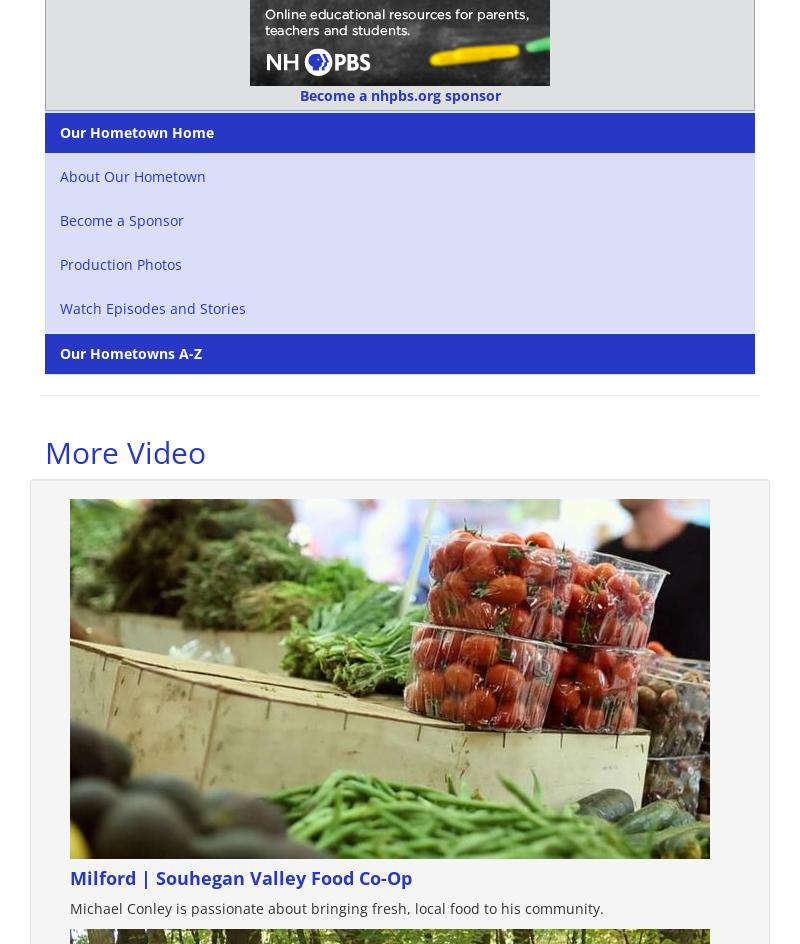 This screenshot has height=944, width=800. I want to click on 'More Video', so click(44, 451).